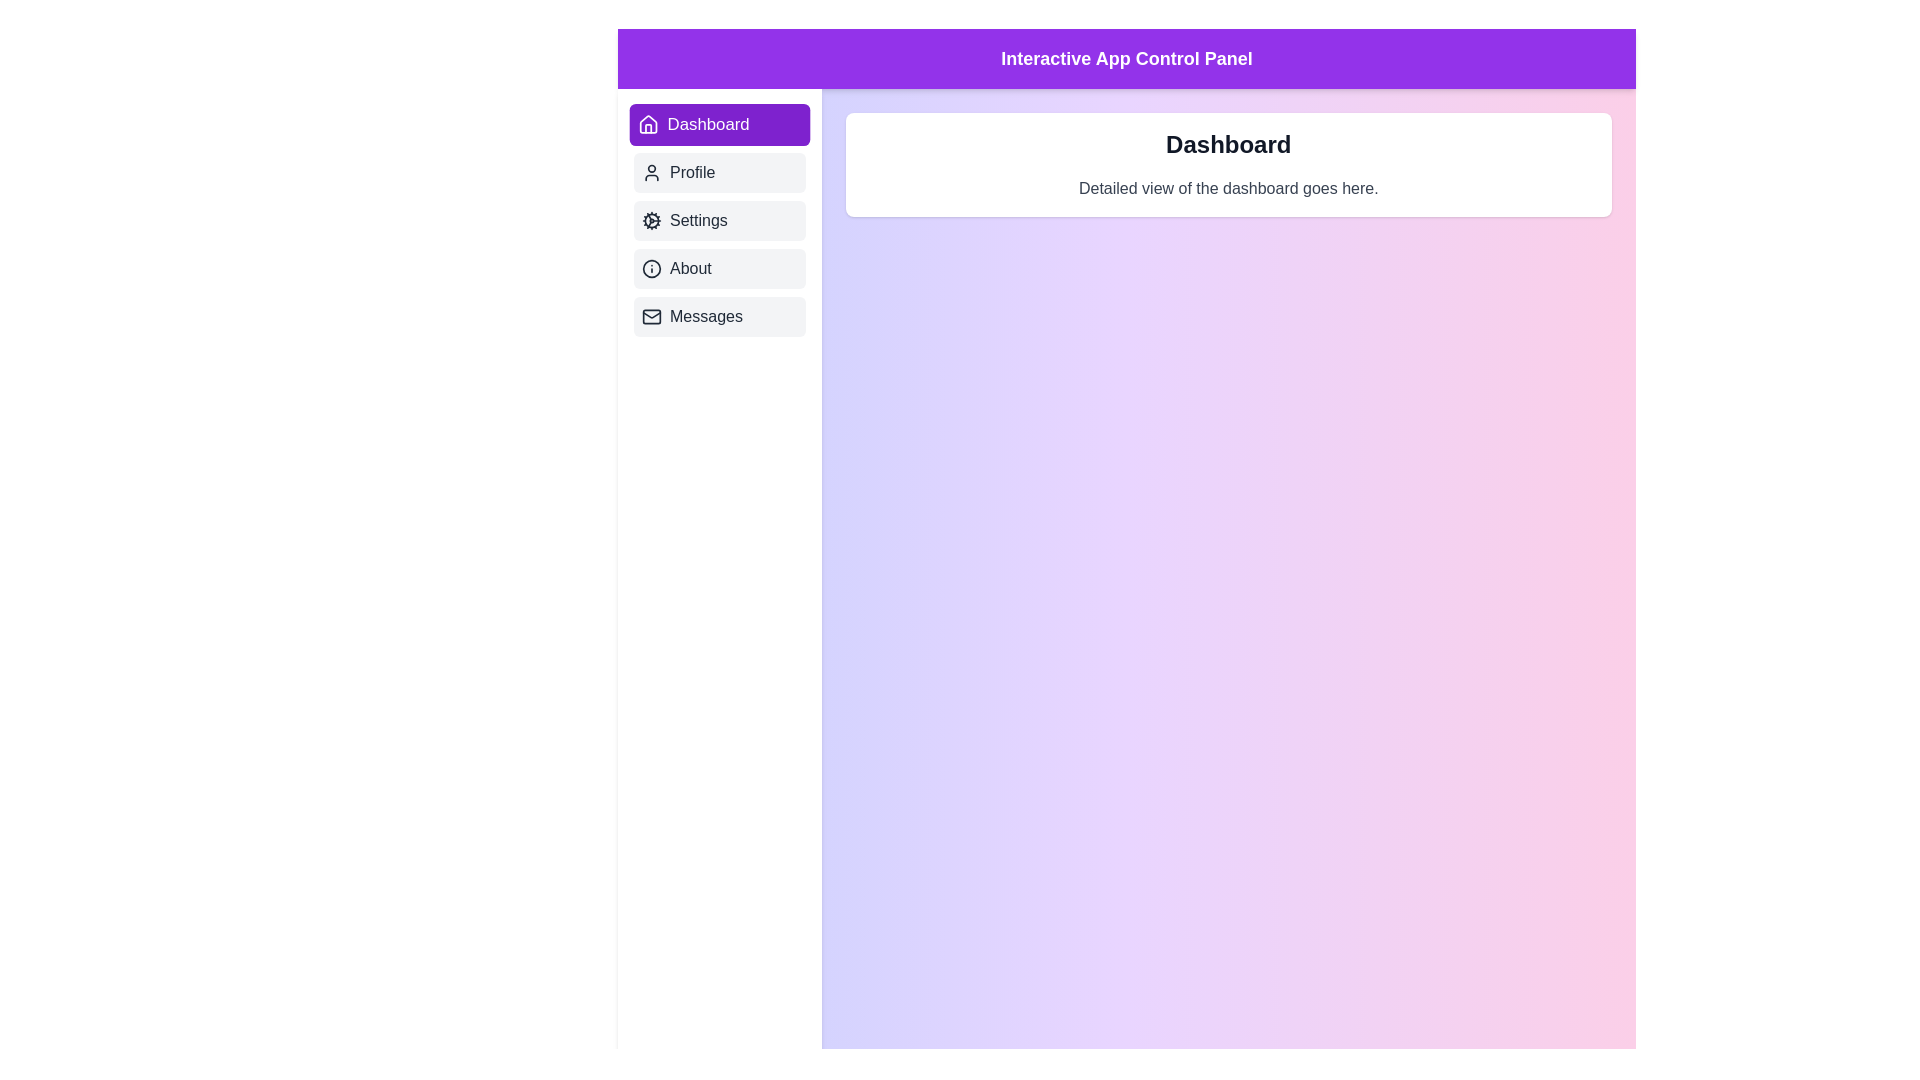 The width and height of the screenshot is (1920, 1080). What do you see at coordinates (719, 220) in the screenshot?
I see `the tab labeled Settings to display its content` at bounding box center [719, 220].